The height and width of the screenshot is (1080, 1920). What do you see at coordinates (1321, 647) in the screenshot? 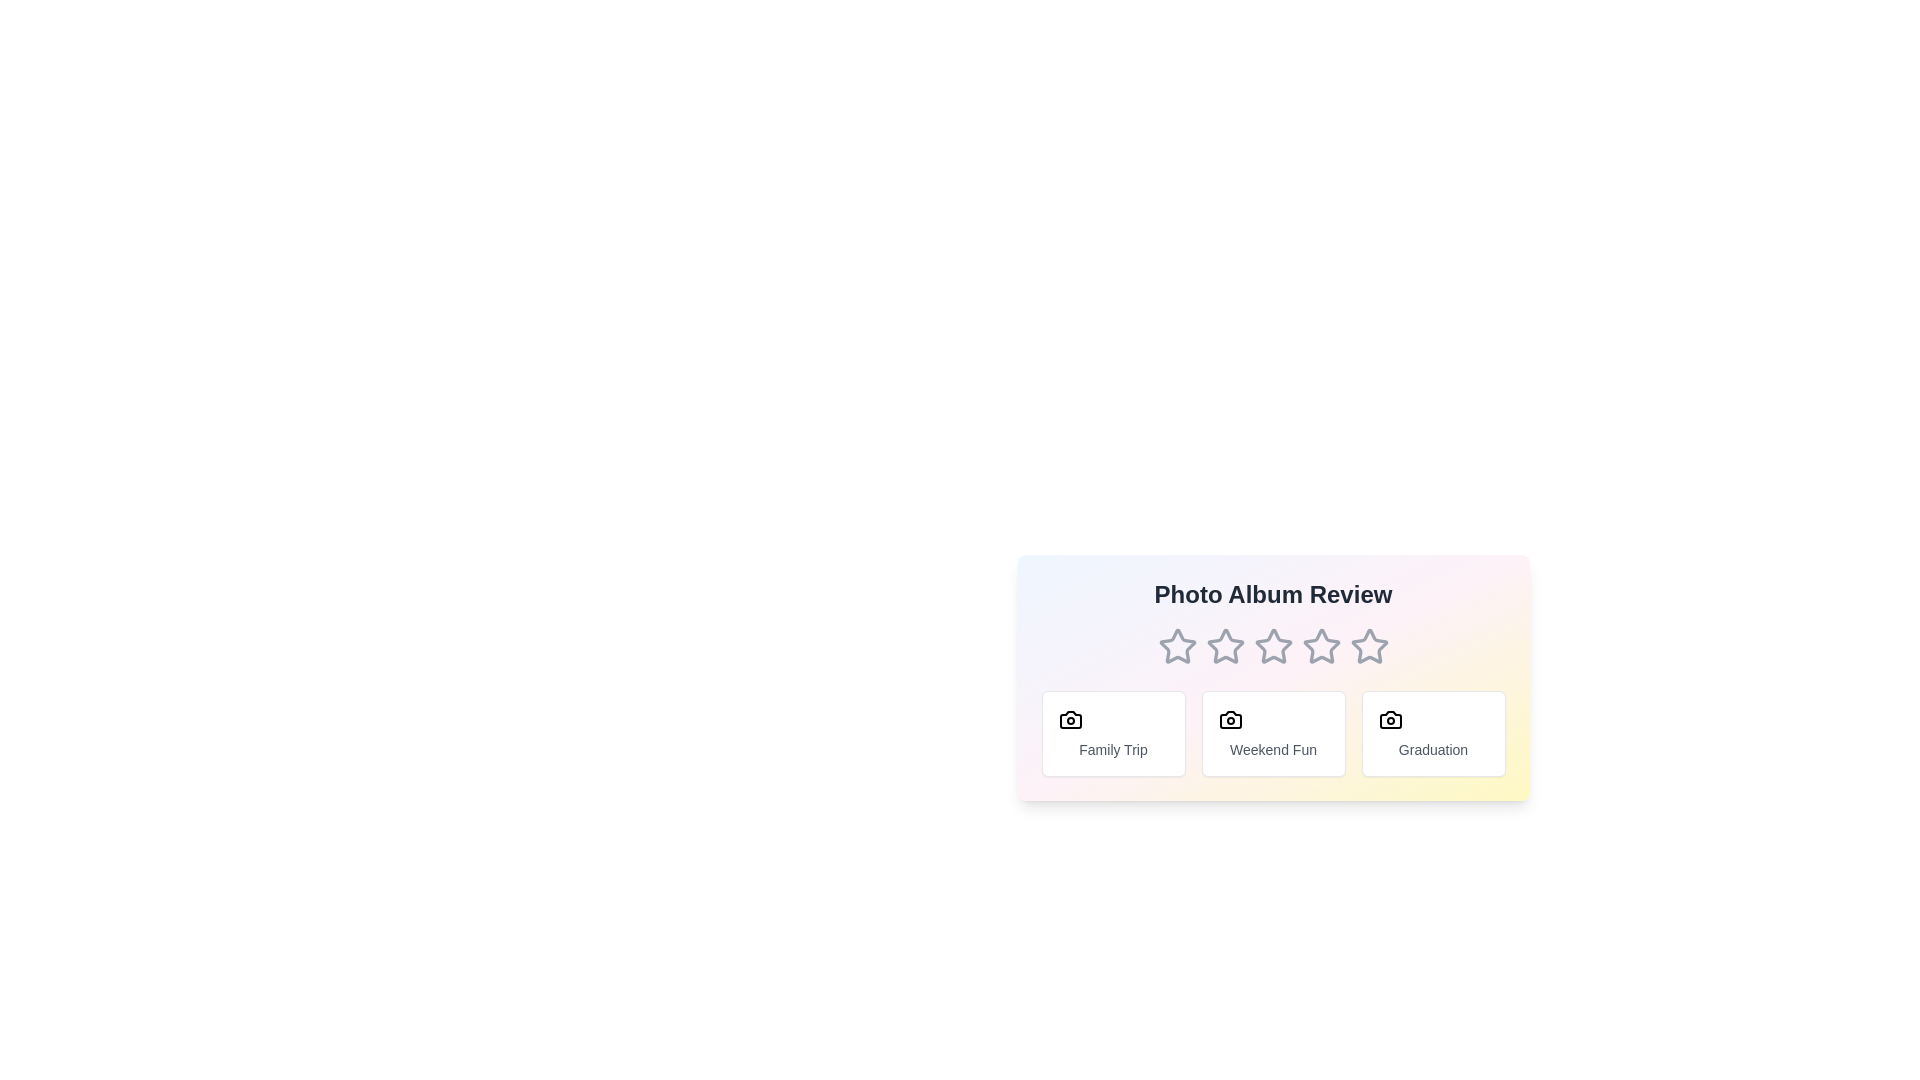
I see `the 4 star to set the rating` at bounding box center [1321, 647].